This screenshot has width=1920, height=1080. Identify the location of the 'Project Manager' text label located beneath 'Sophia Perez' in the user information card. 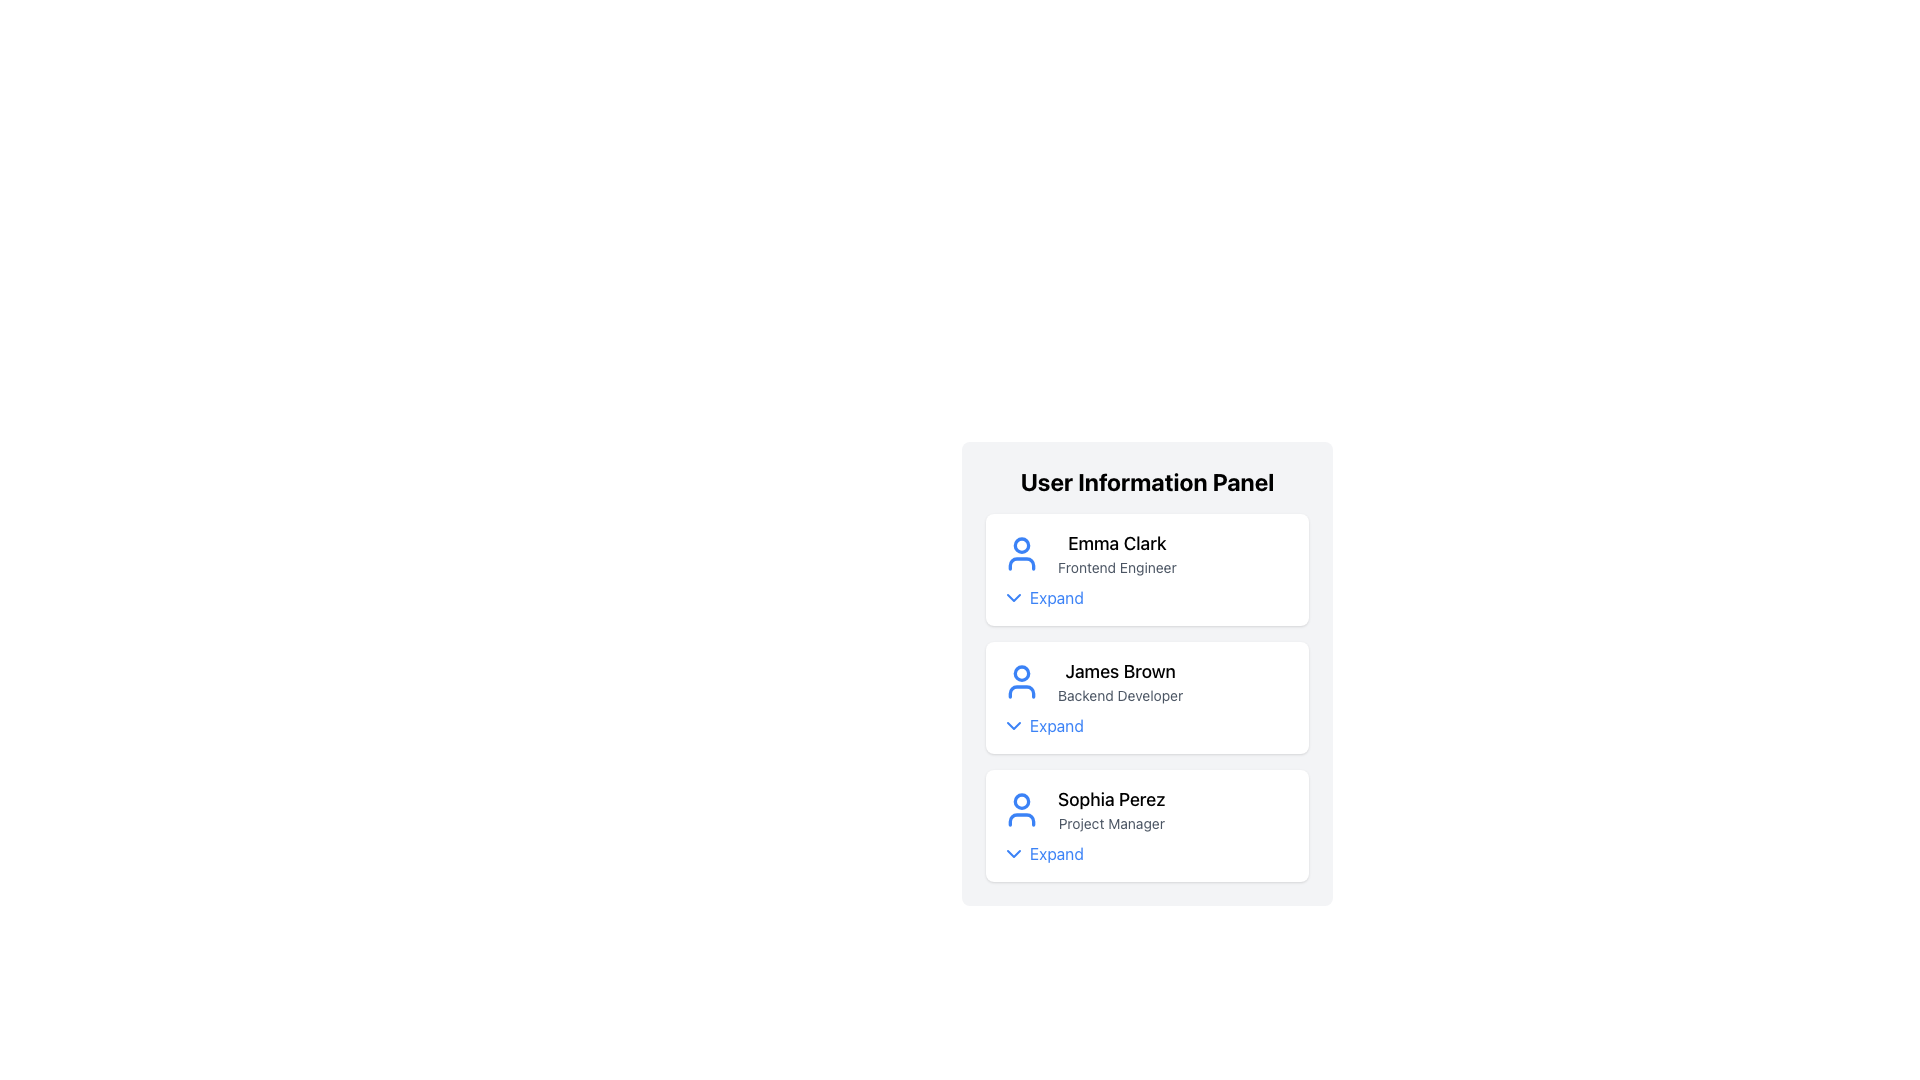
(1110, 824).